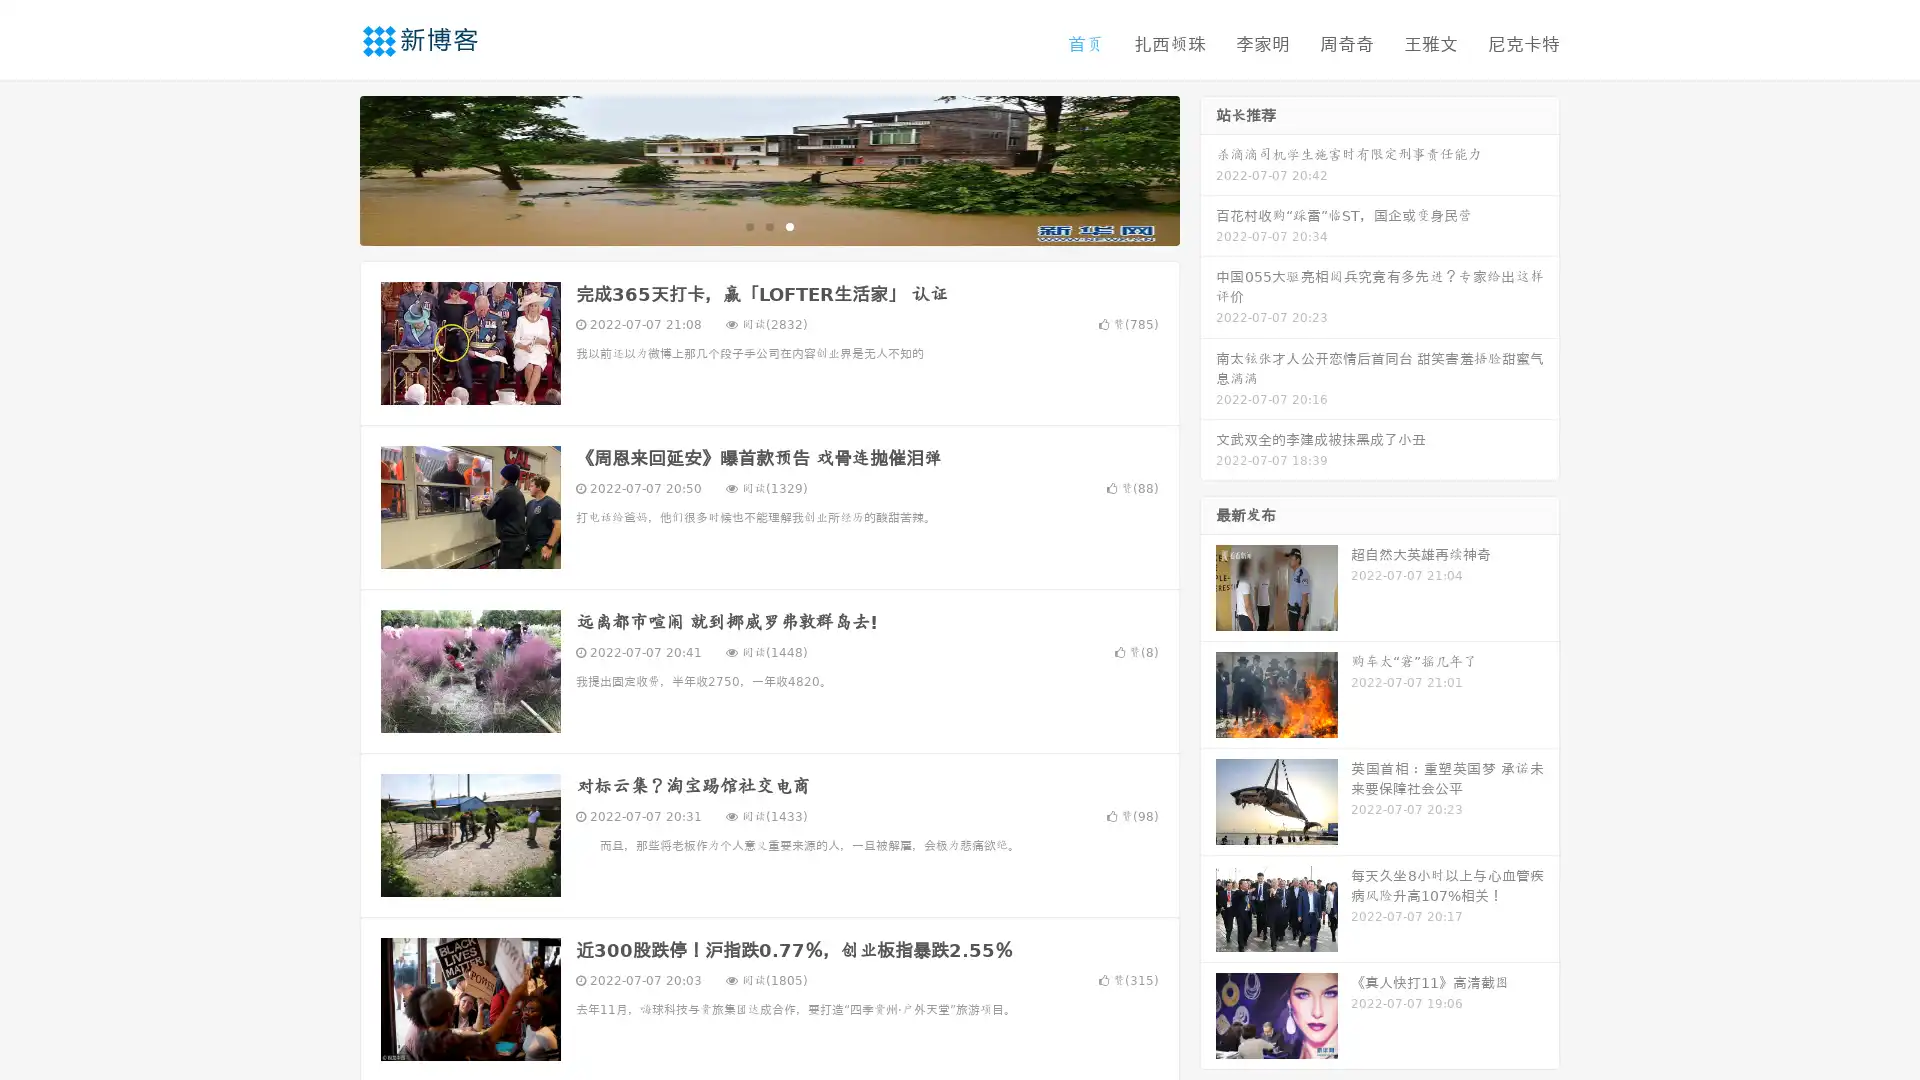 The image size is (1920, 1080). I want to click on Next slide, so click(1208, 168).